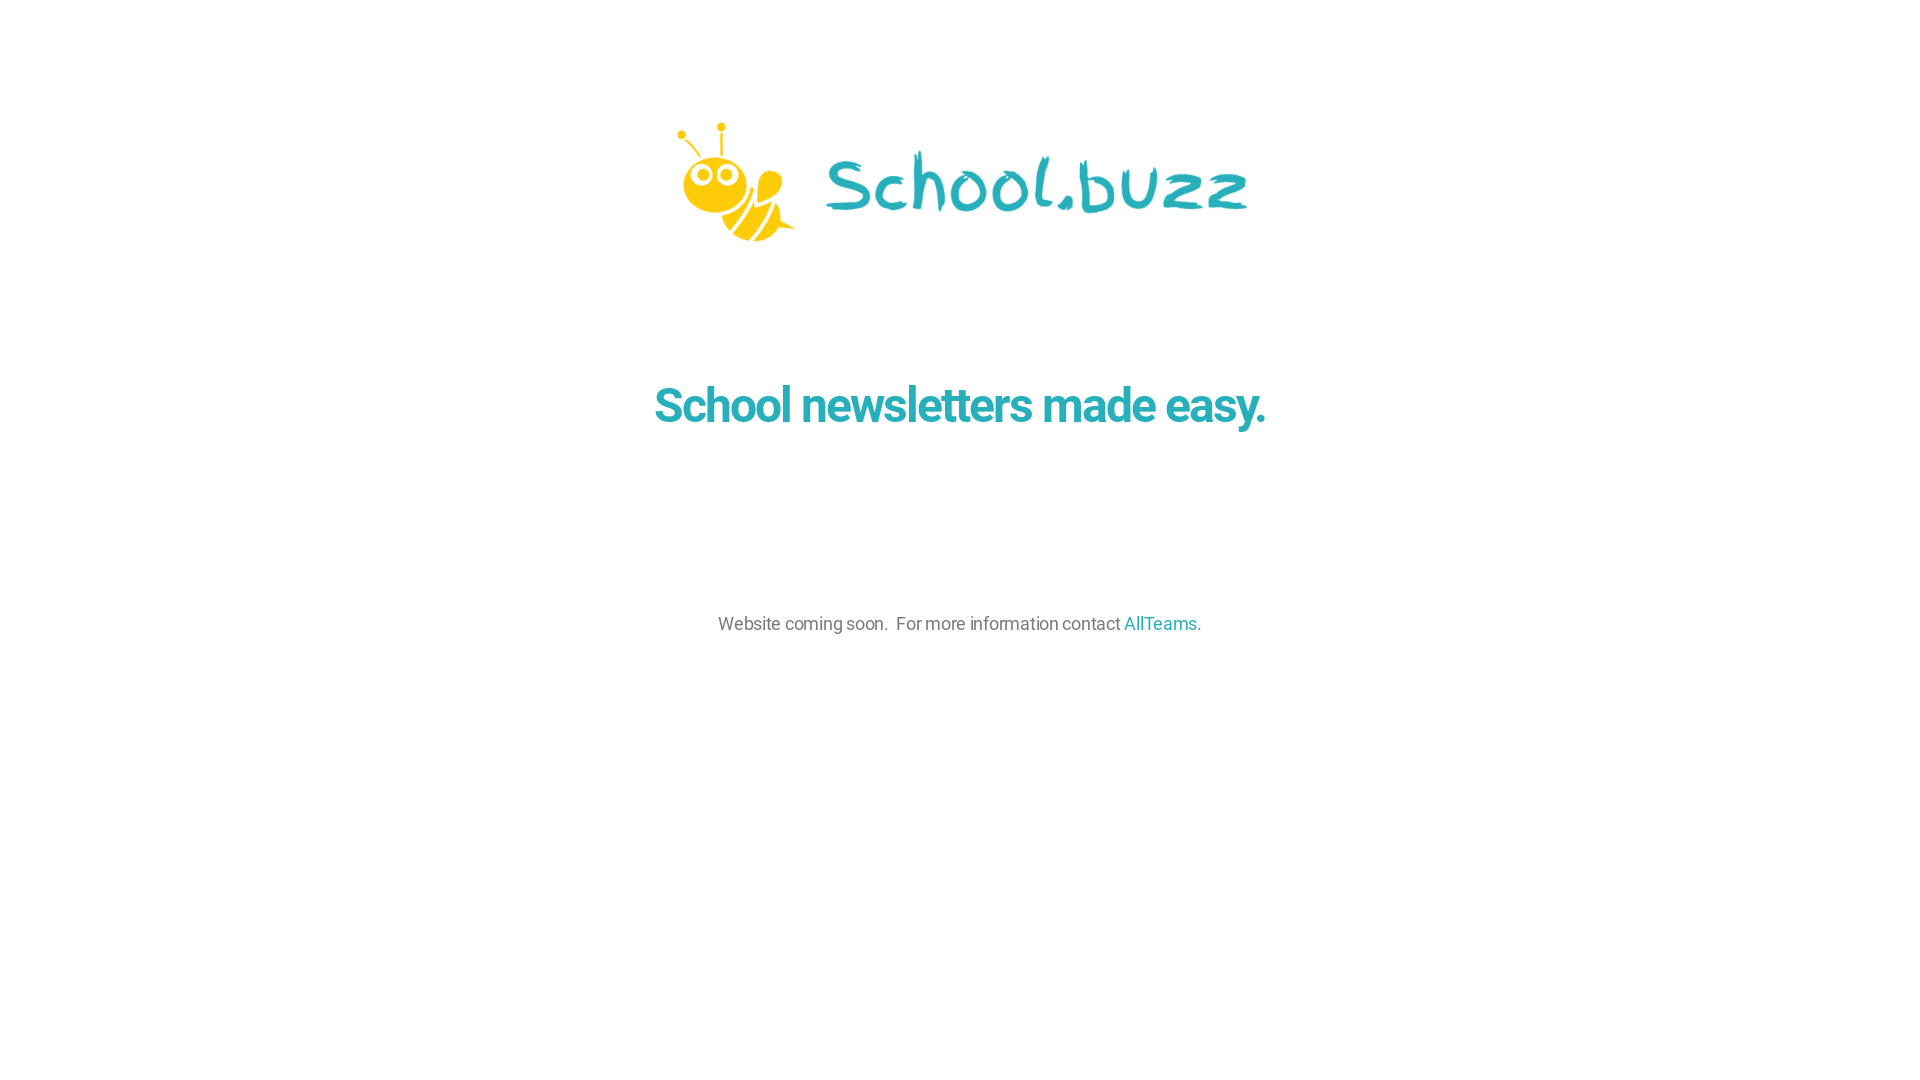  What do you see at coordinates (1160, 622) in the screenshot?
I see `'AllTeams'` at bounding box center [1160, 622].